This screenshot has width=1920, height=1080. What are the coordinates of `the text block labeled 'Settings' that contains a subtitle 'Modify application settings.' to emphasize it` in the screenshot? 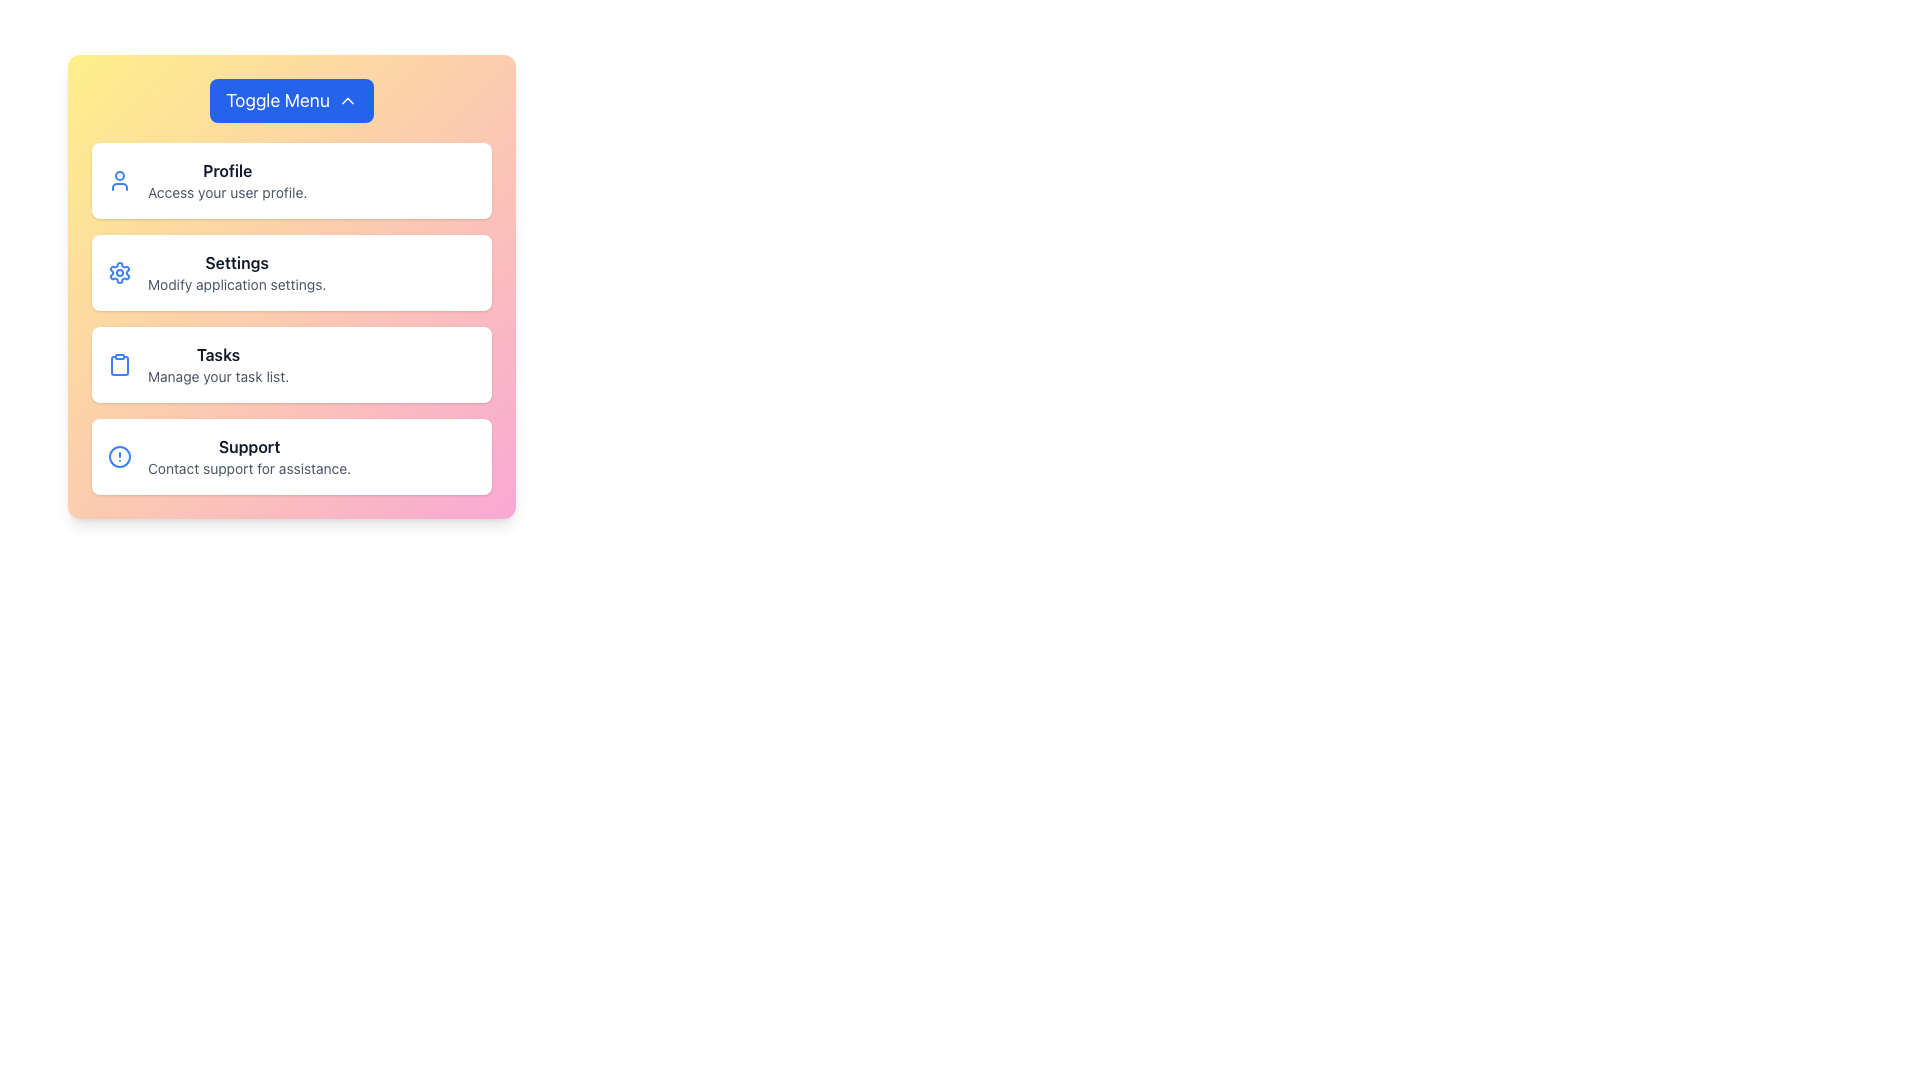 It's located at (237, 273).